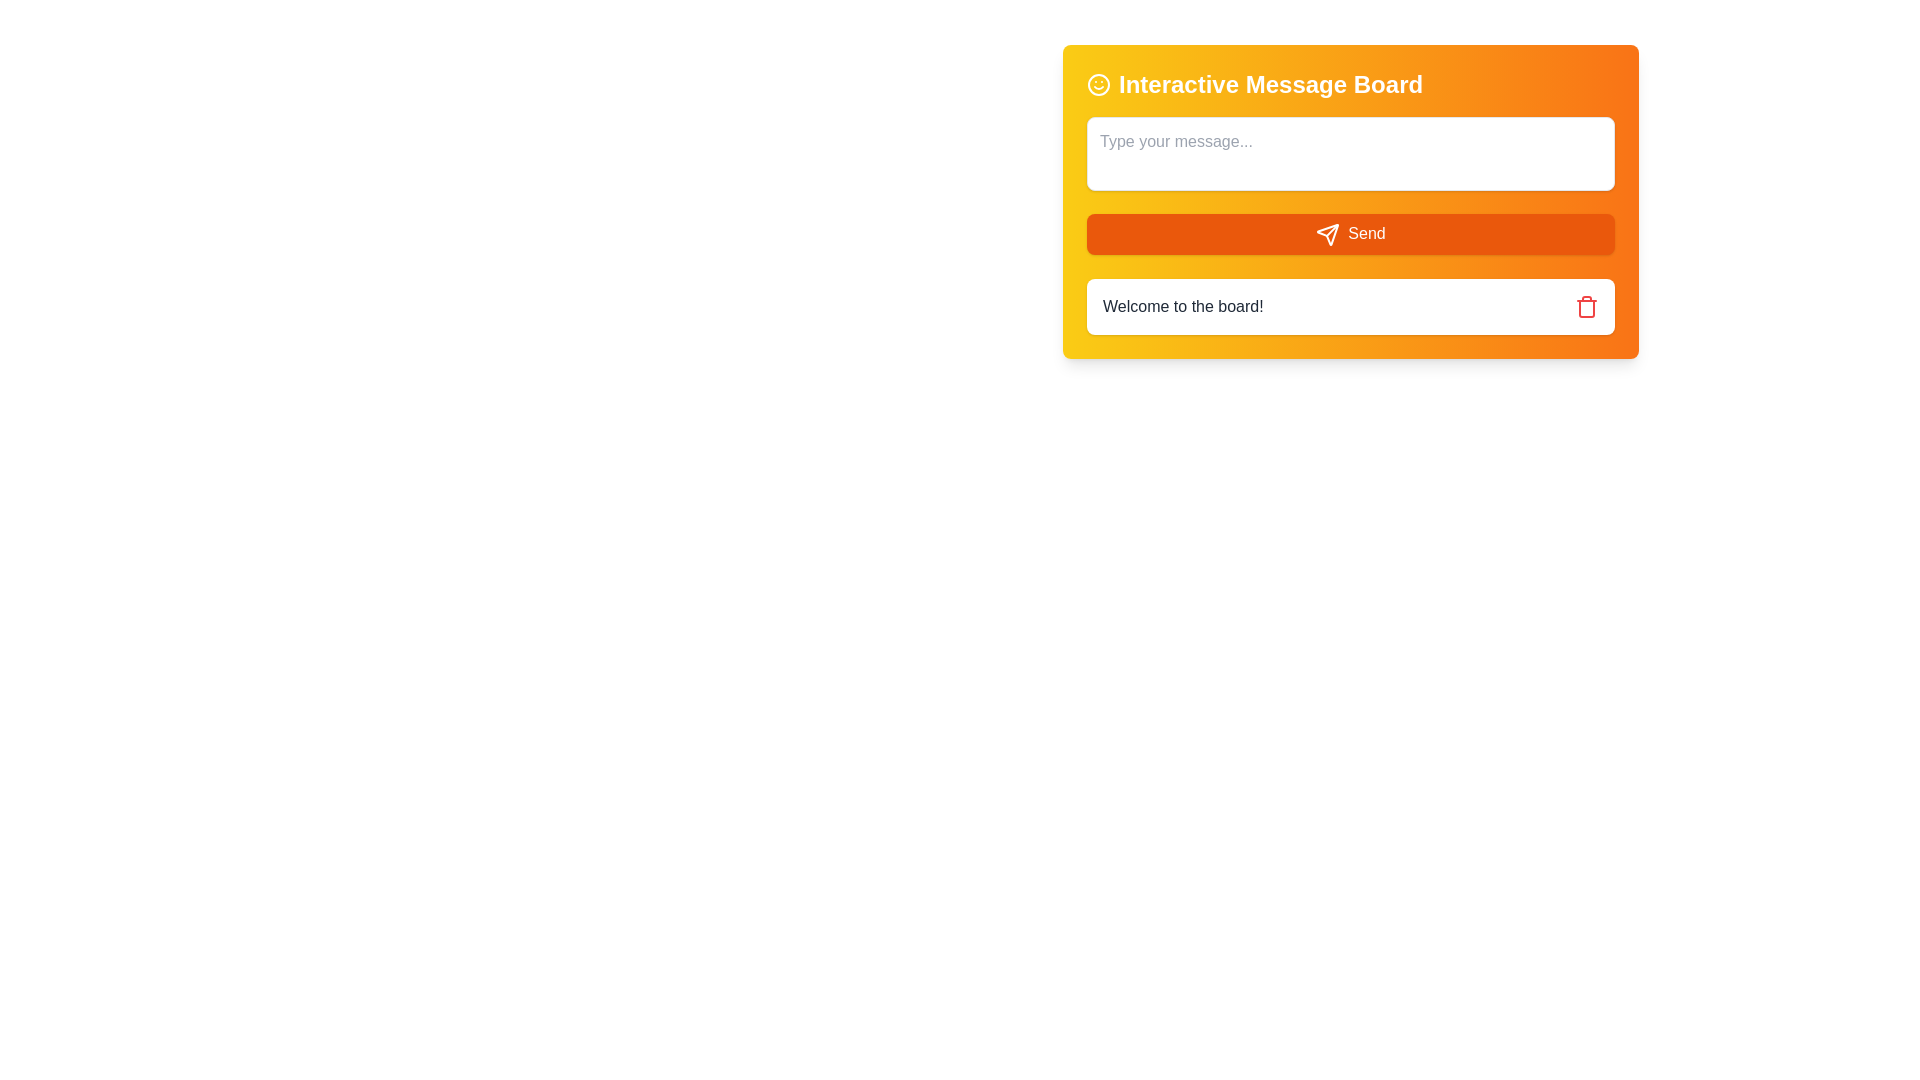 The image size is (1920, 1080). I want to click on the decorative smiley icon located to the immediate left of the 'Interactive Message Board' text, which emphasizes the interactive theme of the board, so click(1098, 83).